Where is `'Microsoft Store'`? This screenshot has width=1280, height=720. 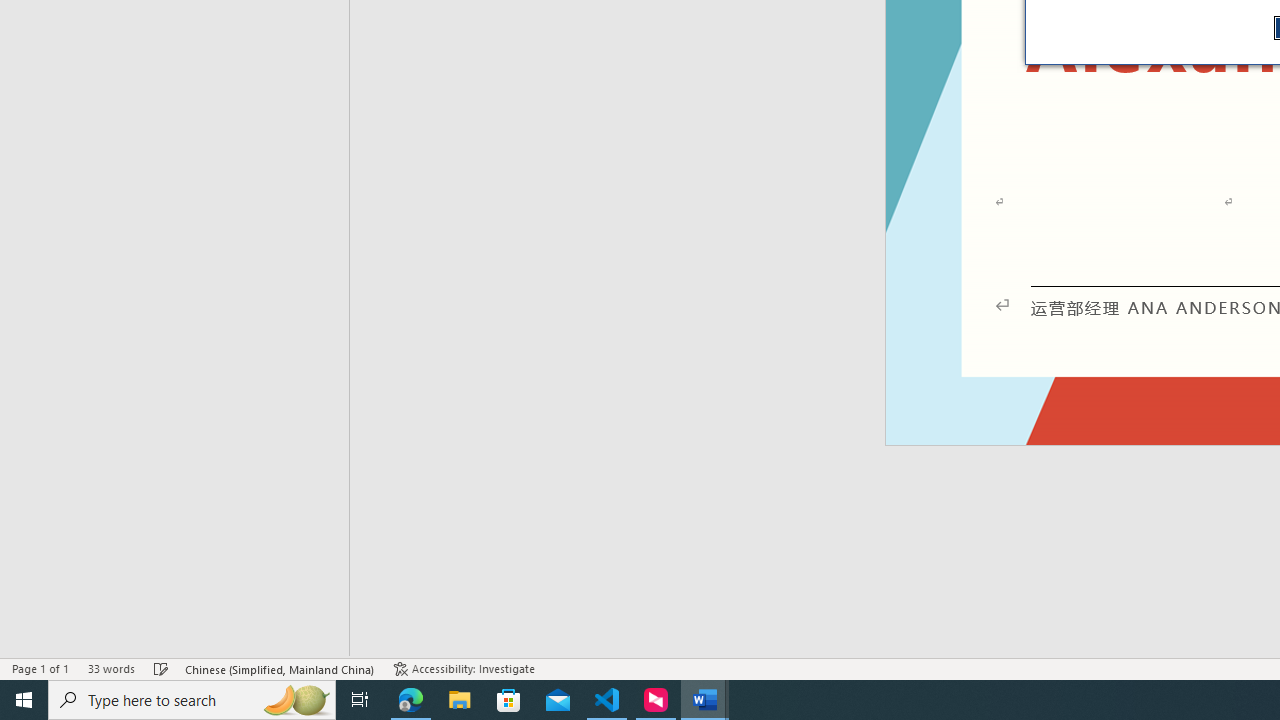
'Microsoft Store' is located at coordinates (509, 698).